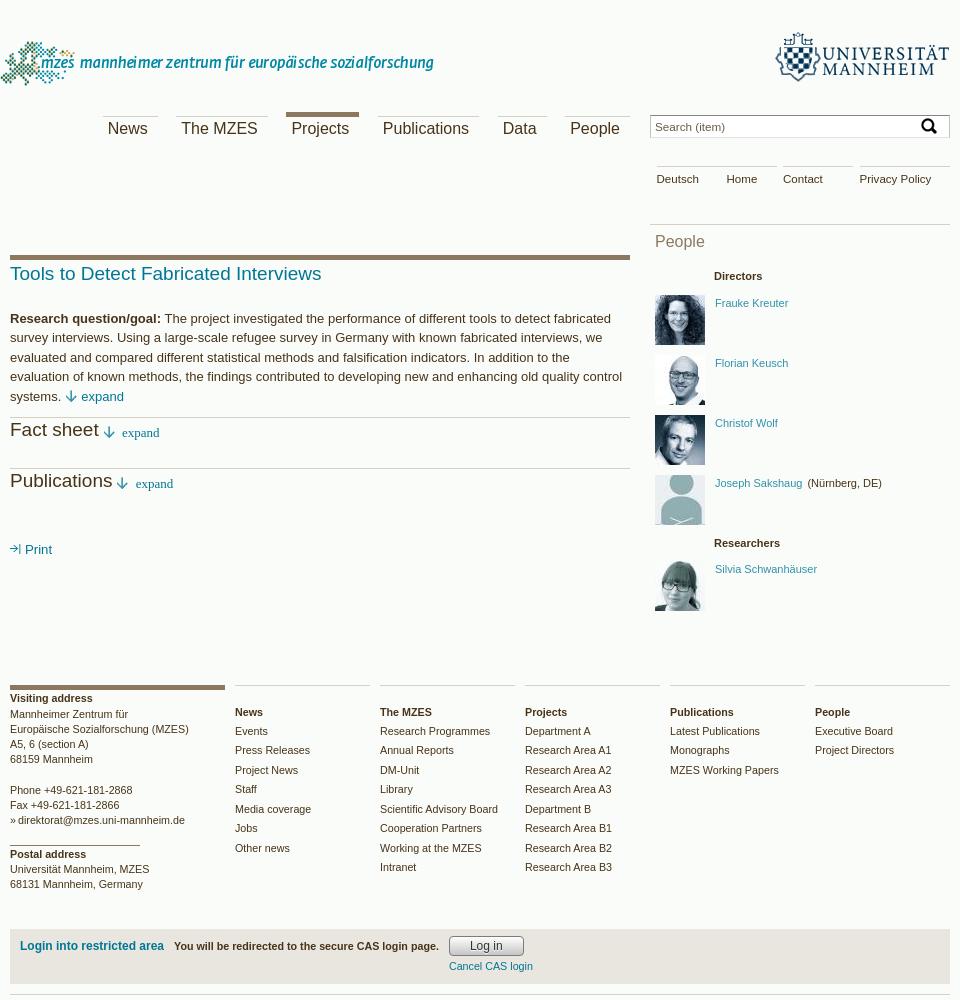 Image resolution: width=960 pixels, height=1000 pixels. Describe the element at coordinates (488, 965) in the screenshot. I see `'Cancel CAS login'` at that location.